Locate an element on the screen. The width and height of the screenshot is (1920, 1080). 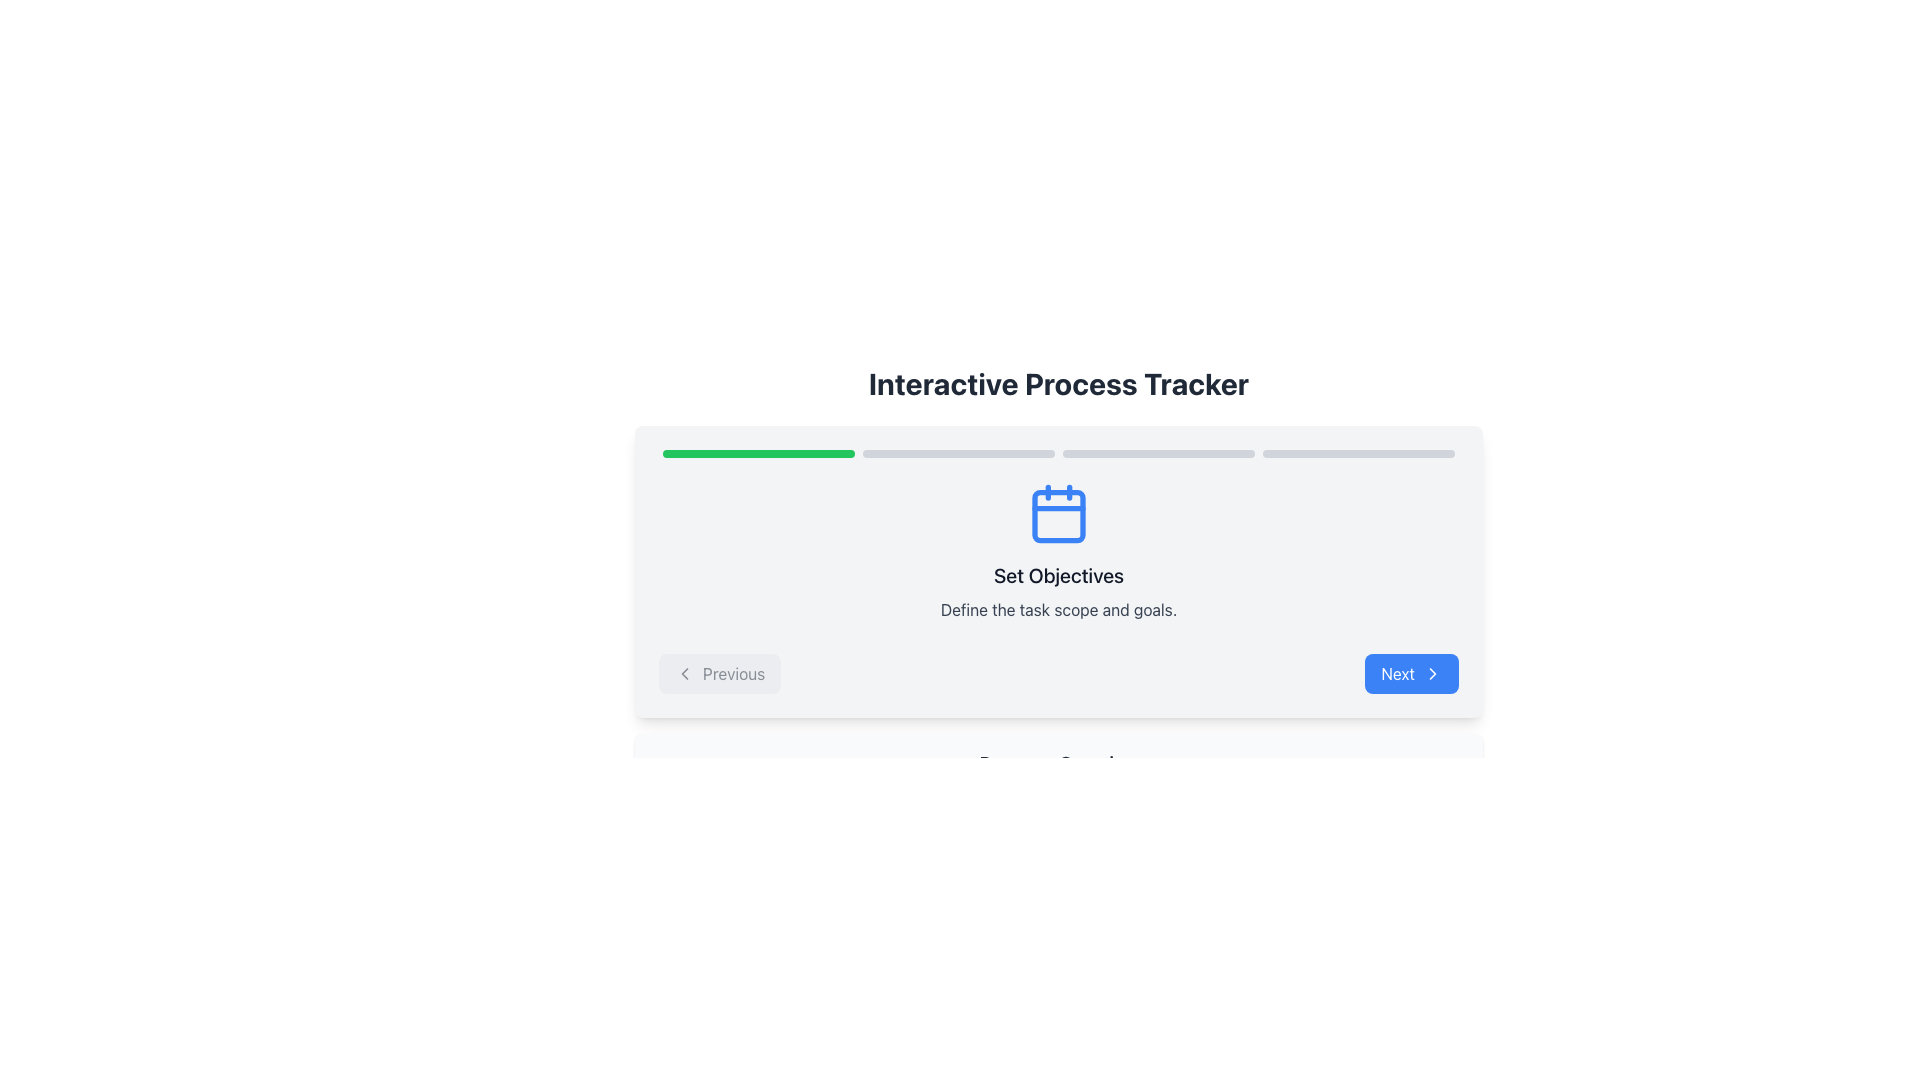
the static text element that says 'Define the task scope and goals.' which is displayed in gray color and located below the heading 'Set Objectives' is located at coordinates (1058, 608).